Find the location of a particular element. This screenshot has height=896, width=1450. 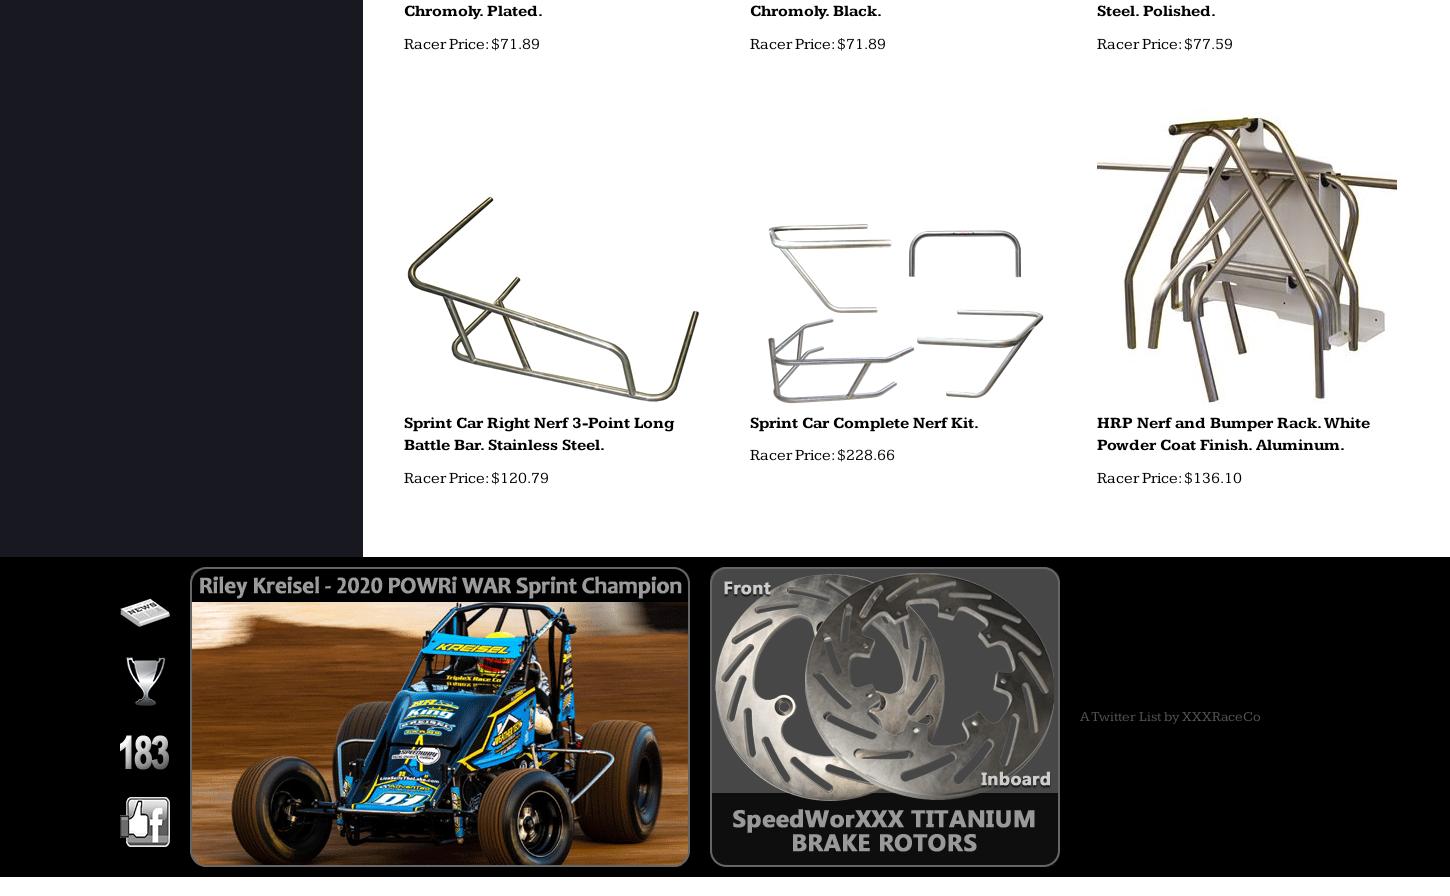

'$77.59' is located at coordinates (1179, 43).